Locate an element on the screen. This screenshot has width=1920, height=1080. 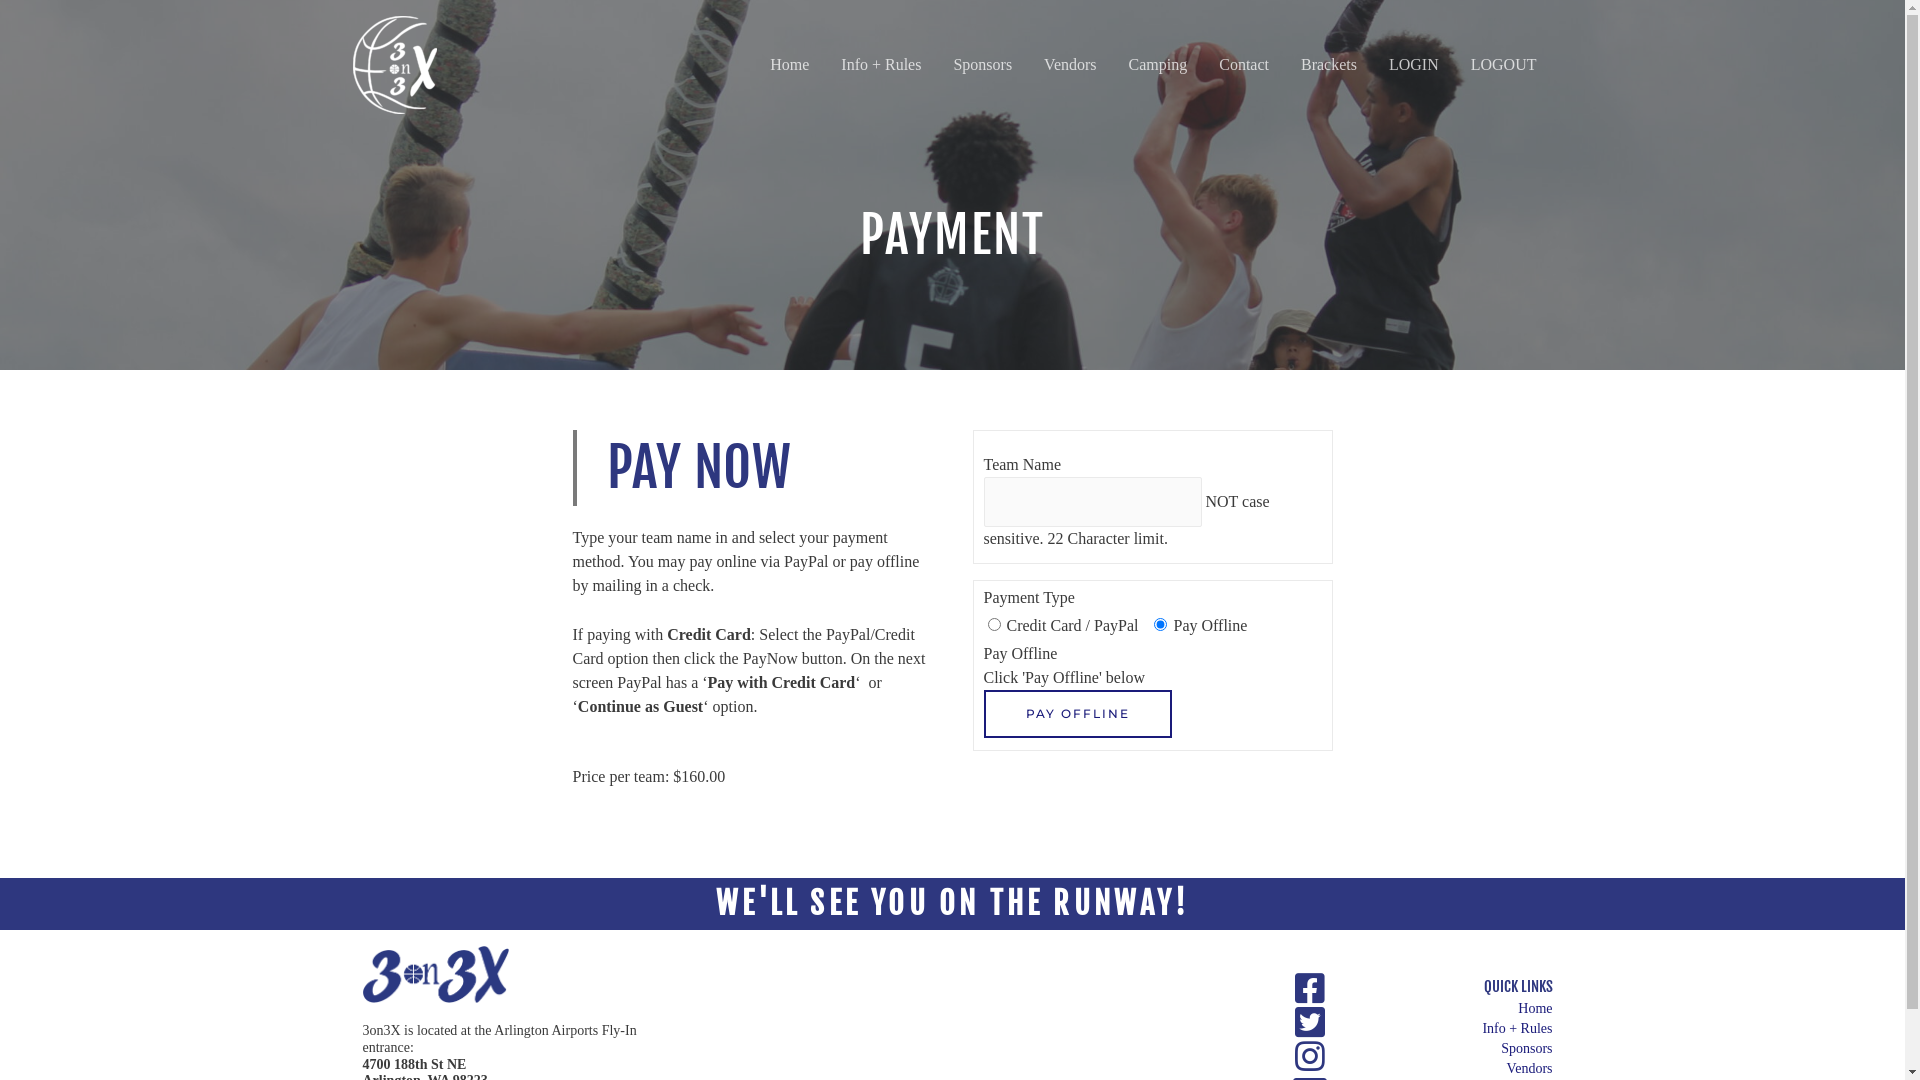
'Brackets' is located at coordinates (1329, 64).